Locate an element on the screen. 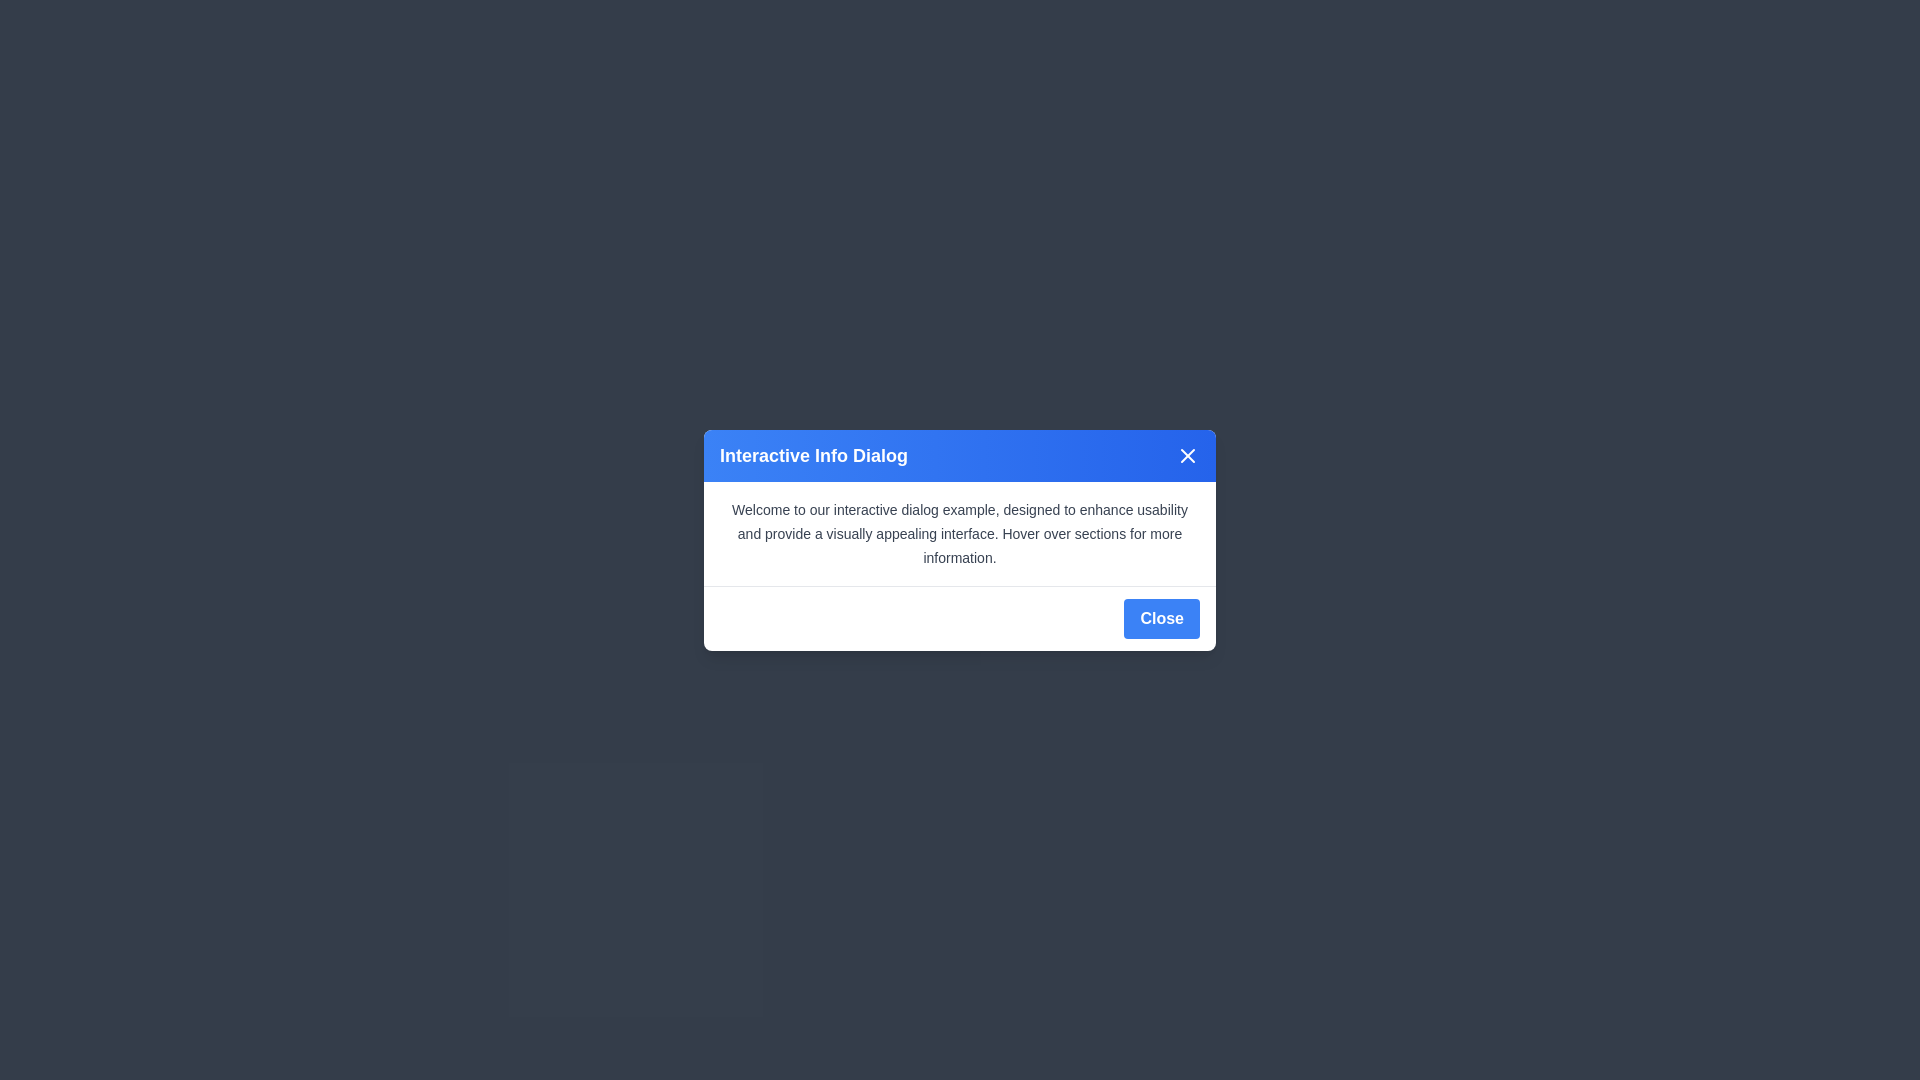  the 'Close' button in the footer of the dialog is located at coordinates (1161, 616).